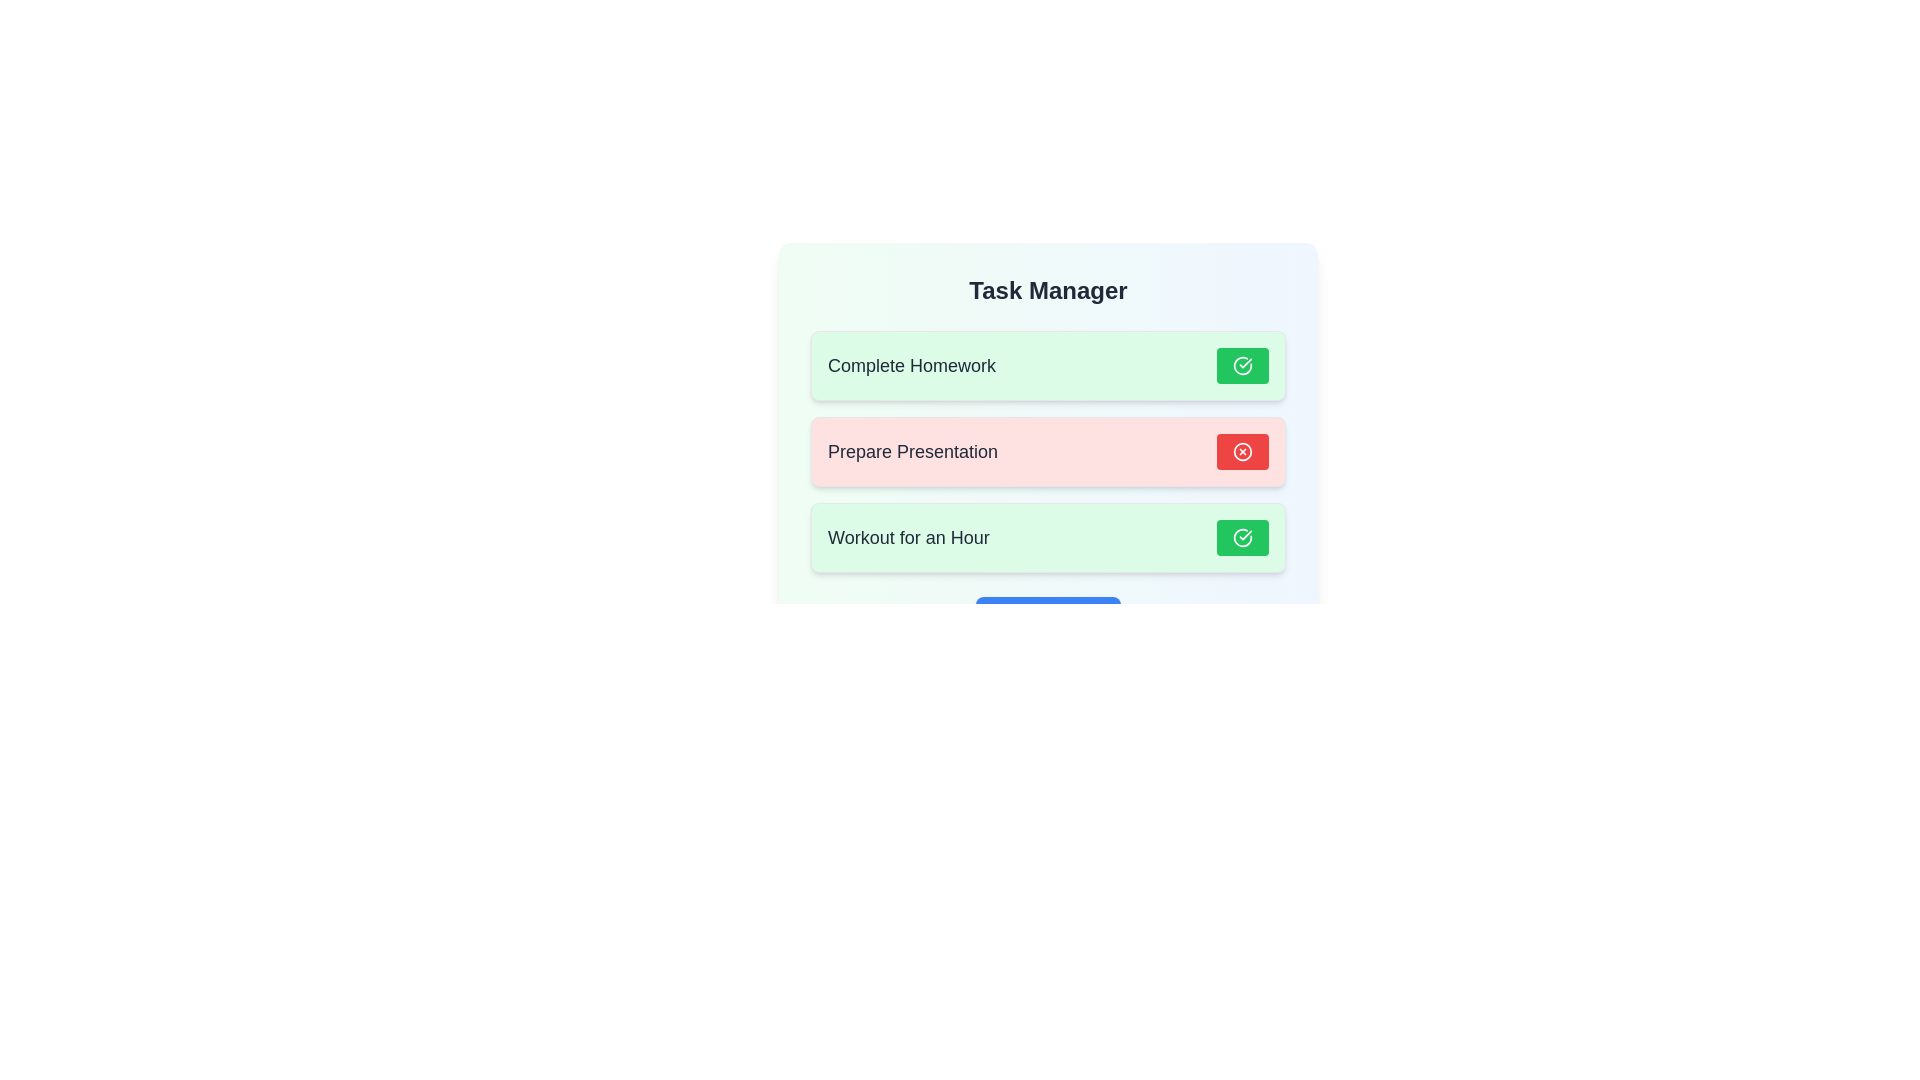  I want to click on the 'Add Task' button to add a new task, so click(1047, 616).